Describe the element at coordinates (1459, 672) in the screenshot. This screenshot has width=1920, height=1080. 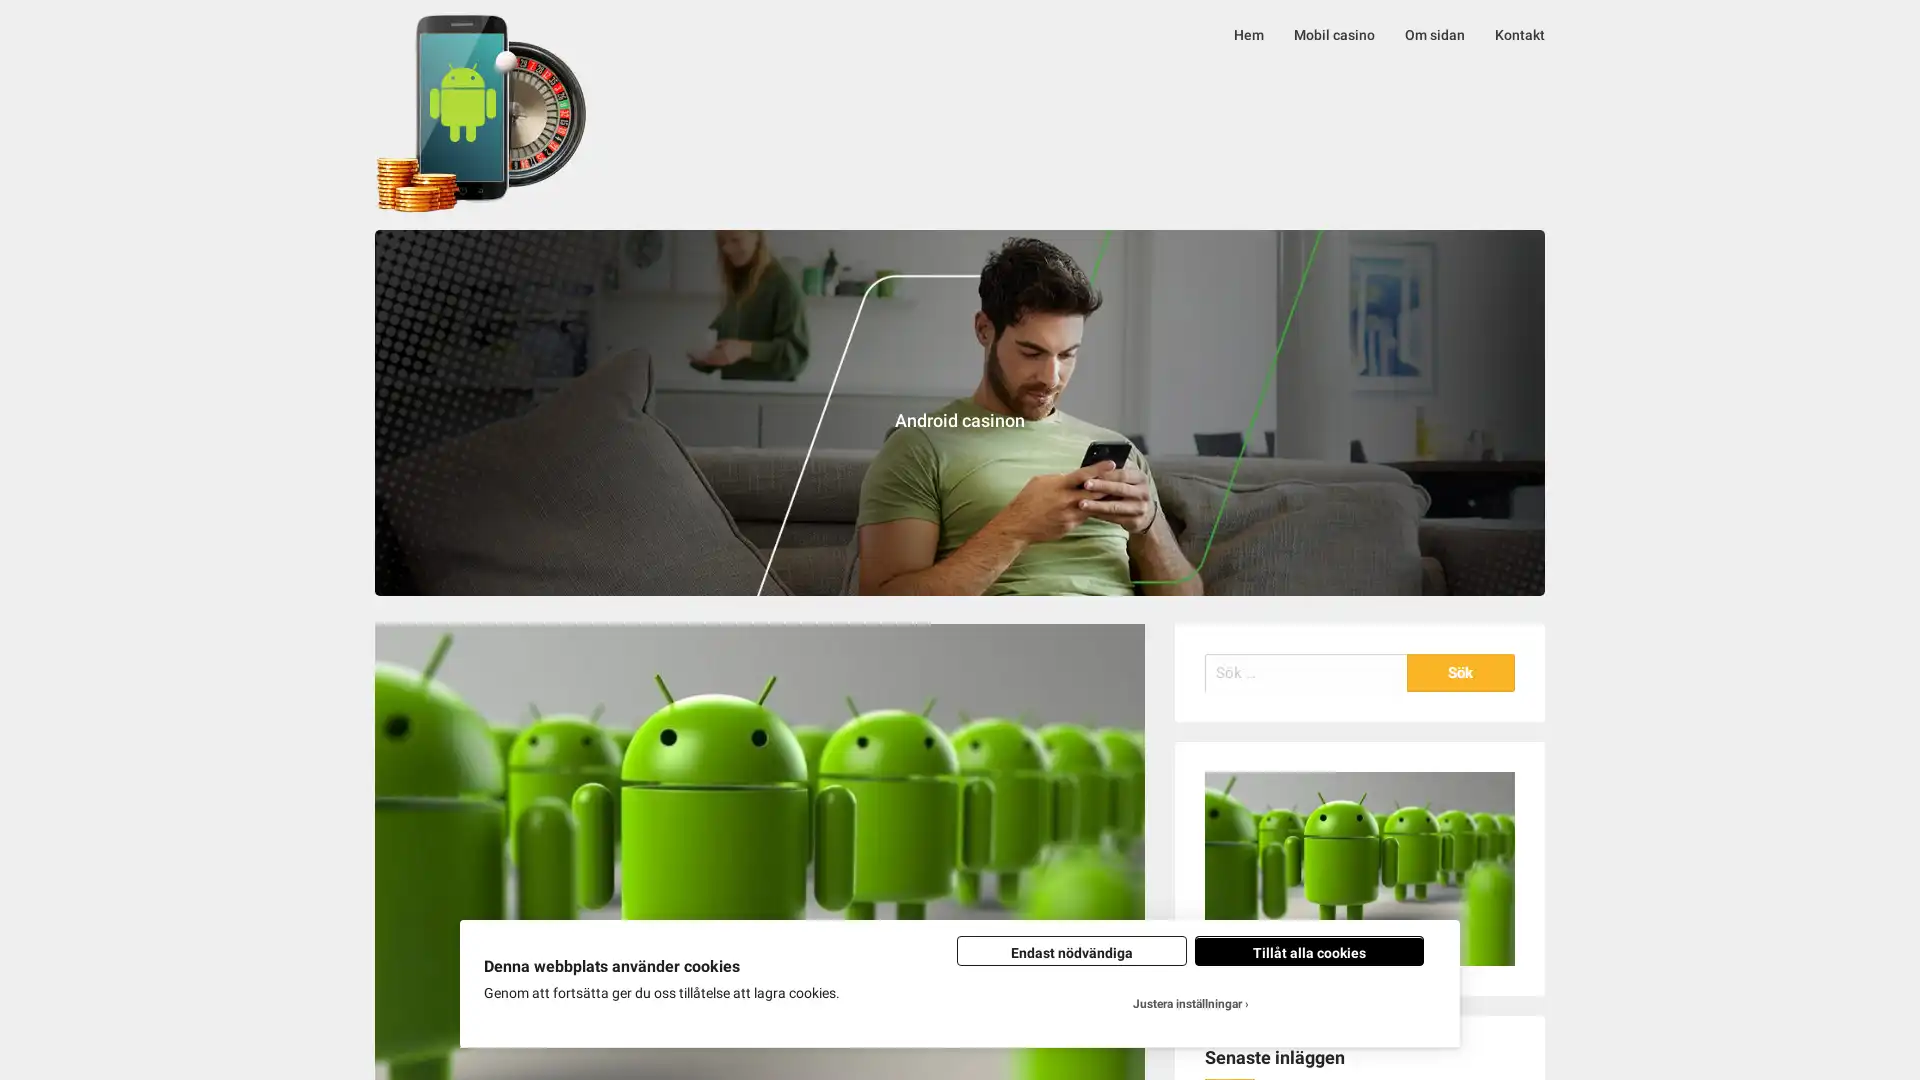
I see `Sok` at that location.